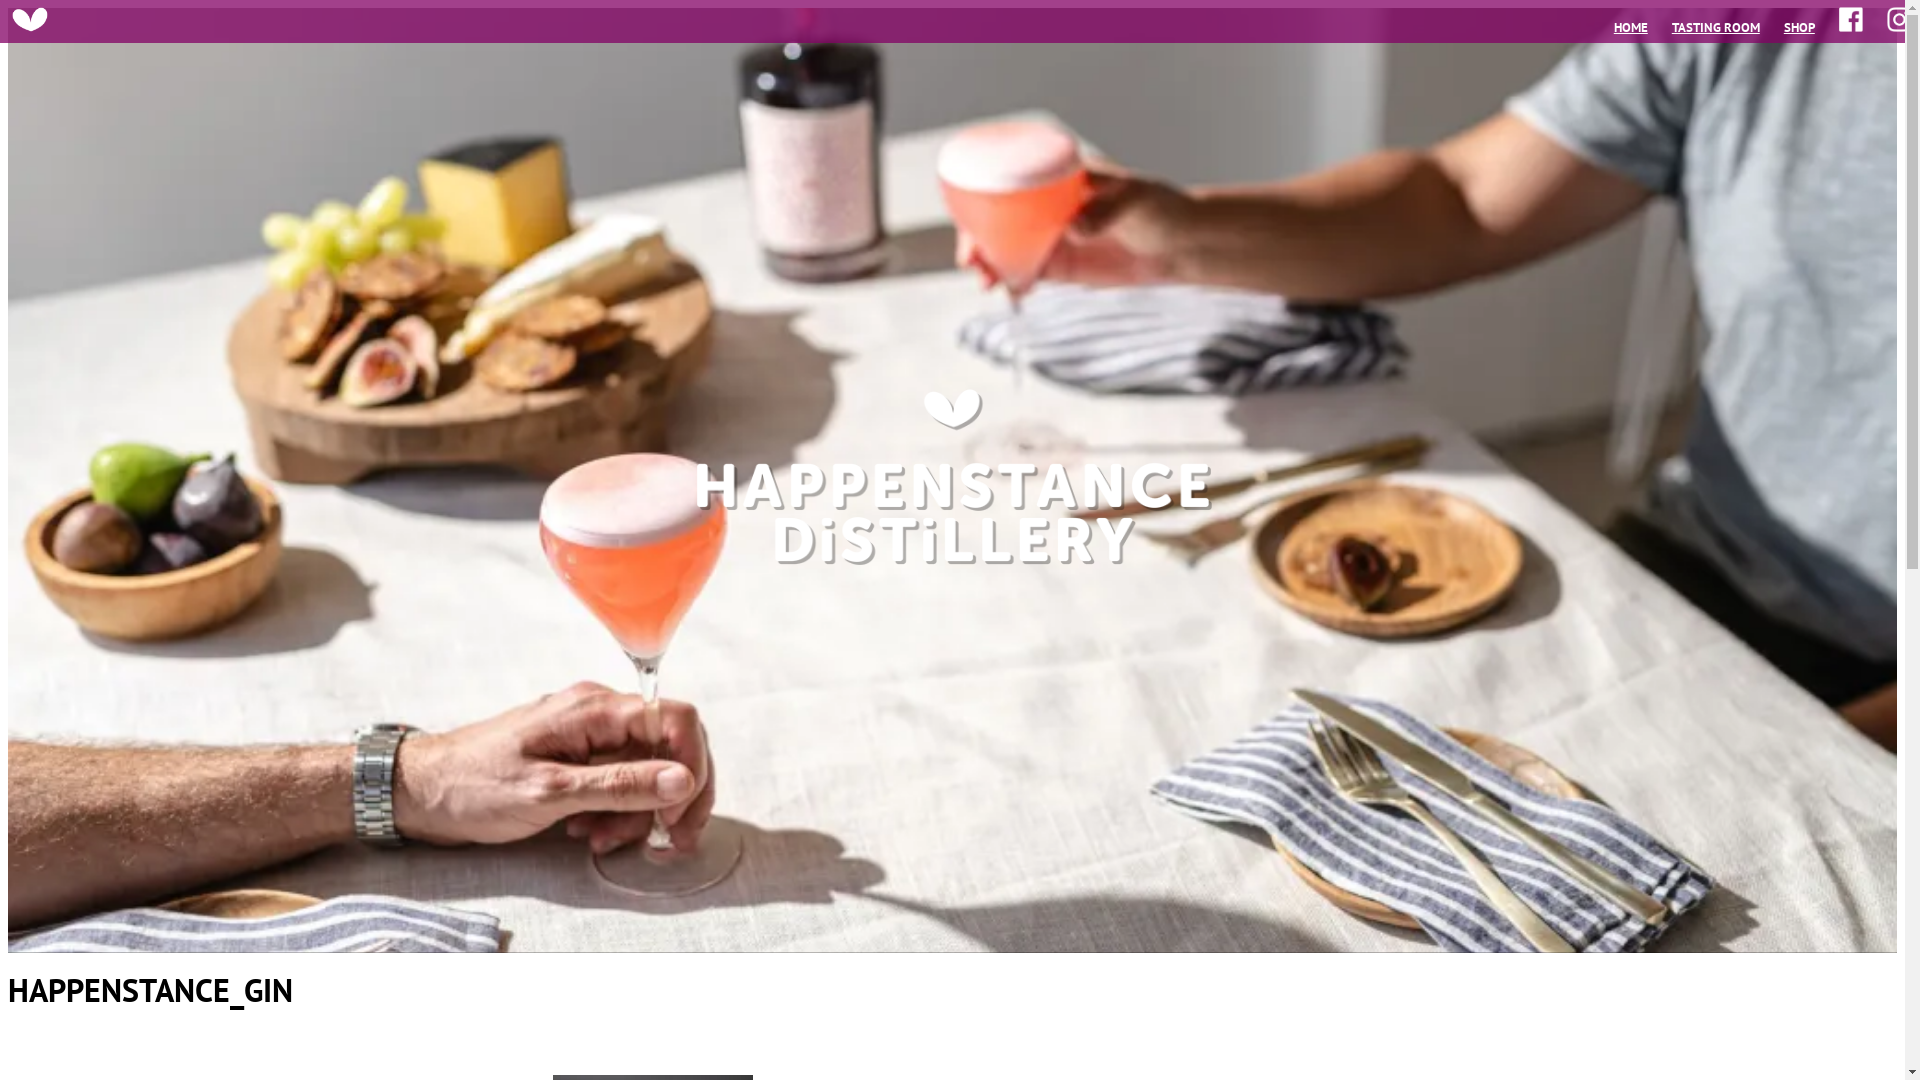 The image size is (1920, 1080). Describe the element at coordinates (1631, 27) in the screenshot. I see `'HOME'` at that location.